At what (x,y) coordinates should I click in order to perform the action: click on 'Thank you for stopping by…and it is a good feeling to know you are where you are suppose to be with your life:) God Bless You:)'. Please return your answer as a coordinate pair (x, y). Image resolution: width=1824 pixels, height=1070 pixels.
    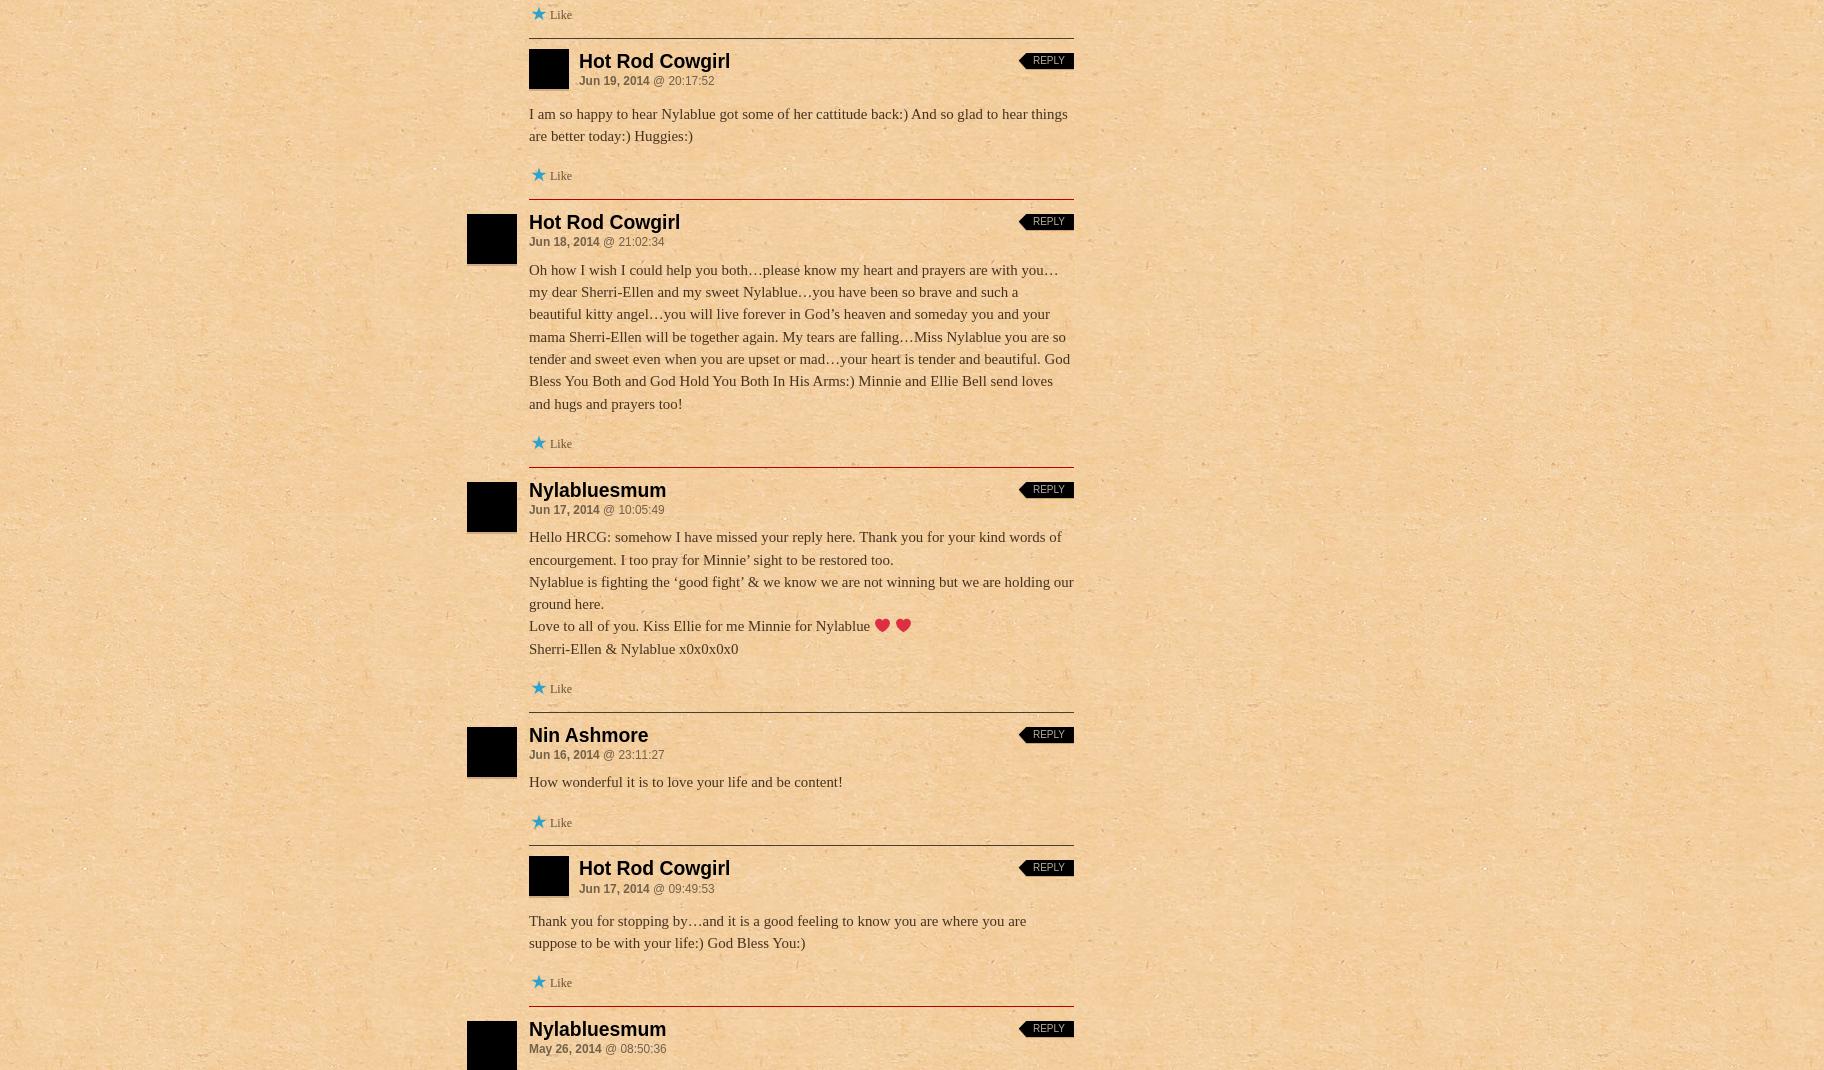
    Looking at the image, I should click on (527, 930).